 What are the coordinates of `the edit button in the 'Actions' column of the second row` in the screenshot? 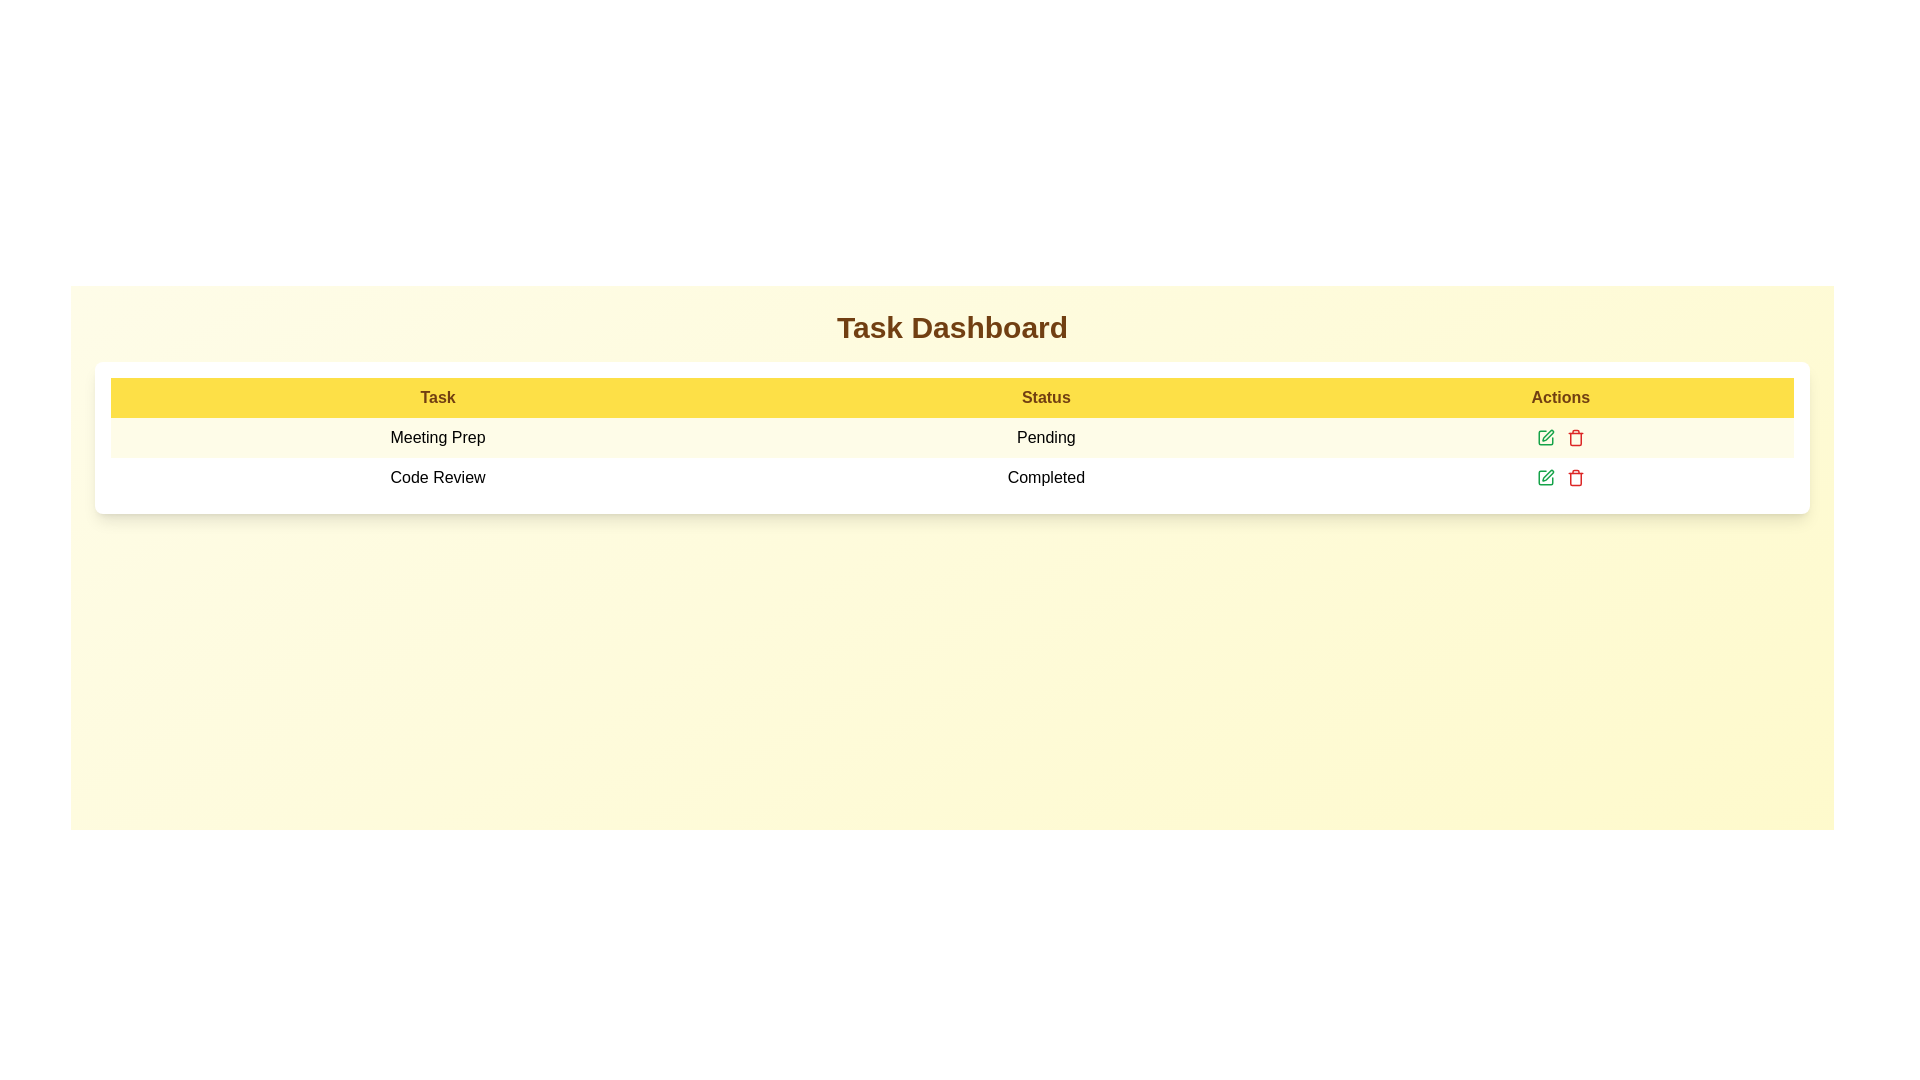 It's located at (1544, 478).